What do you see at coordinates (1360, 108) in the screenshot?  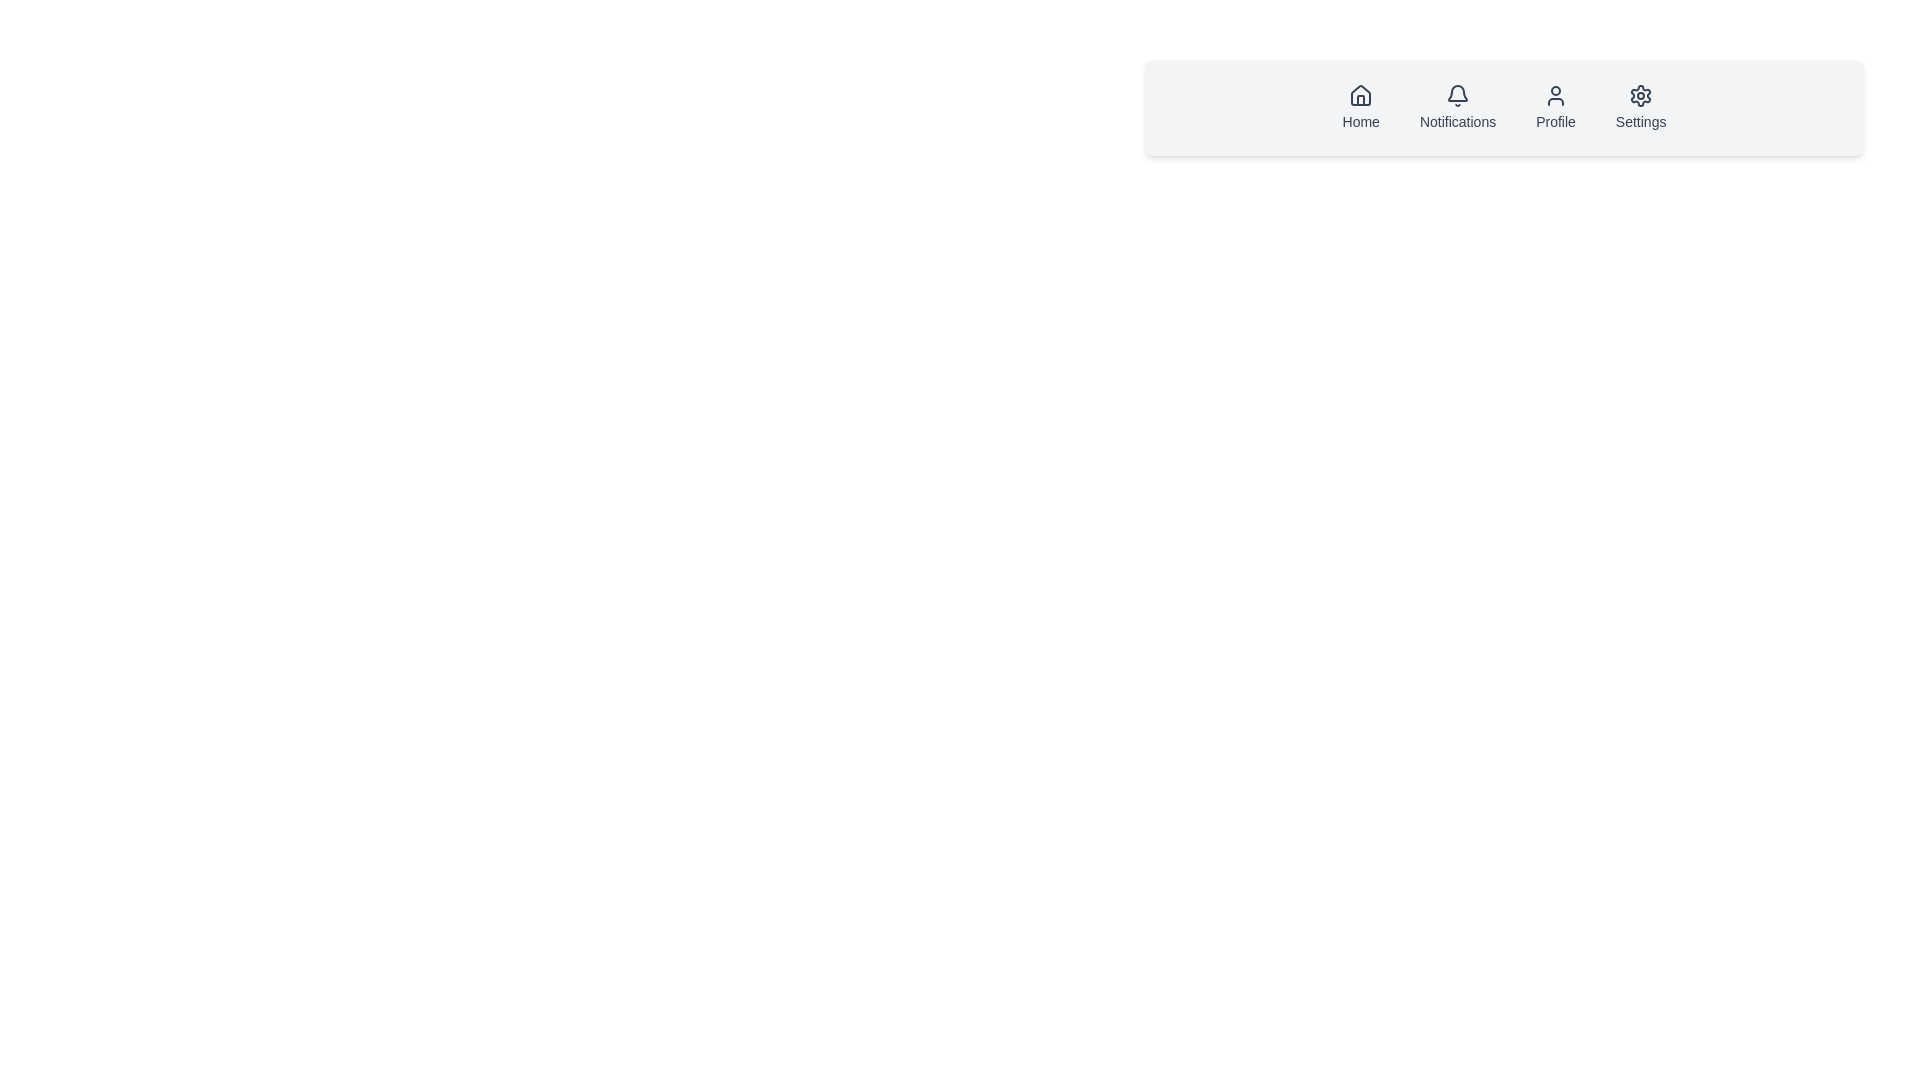 I see `the navigation button located at the top-right corner of the interface, immediately to the left of the 'Notifications' button, to possibly see a tooltip or highlight` at bounding box center [1360, 108].